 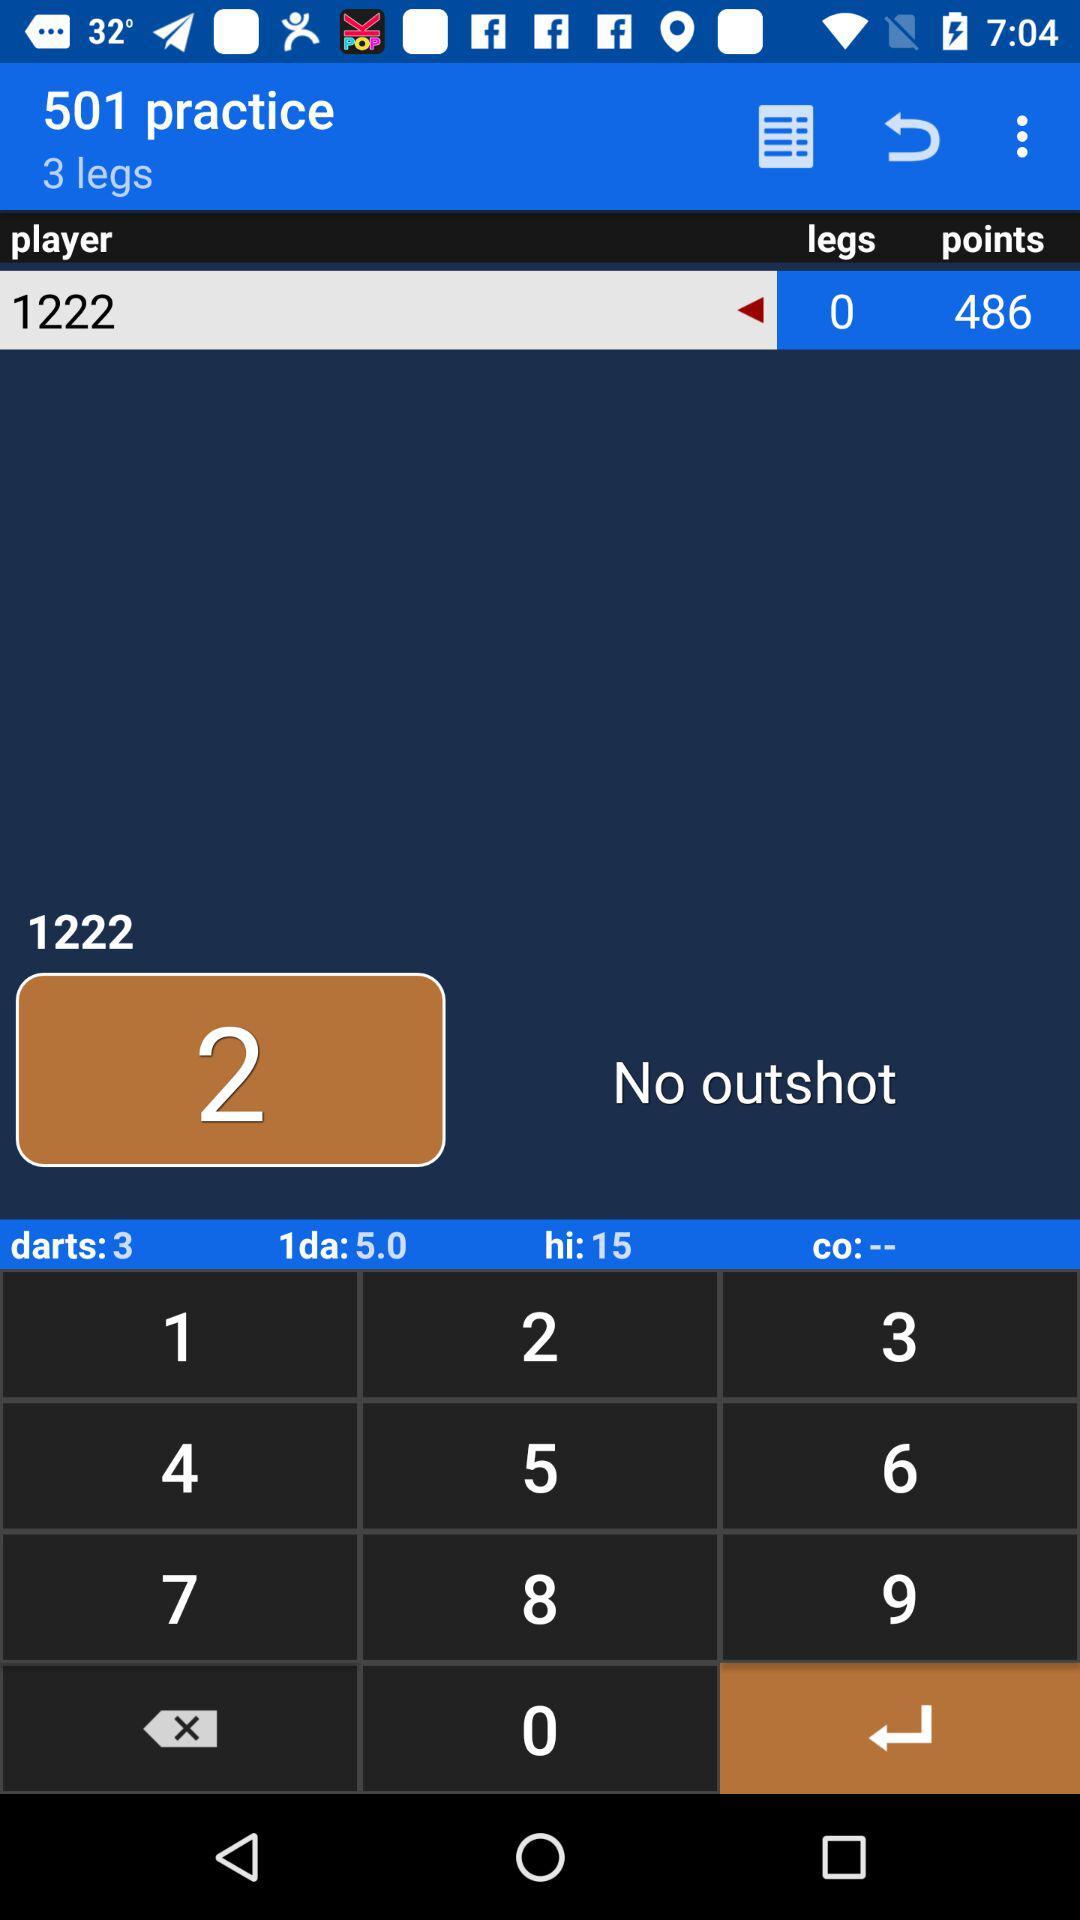 What do you see at coordinates (180, 1727) in the screenshot?
I see `cancel` at bounding box center [180, 1727].